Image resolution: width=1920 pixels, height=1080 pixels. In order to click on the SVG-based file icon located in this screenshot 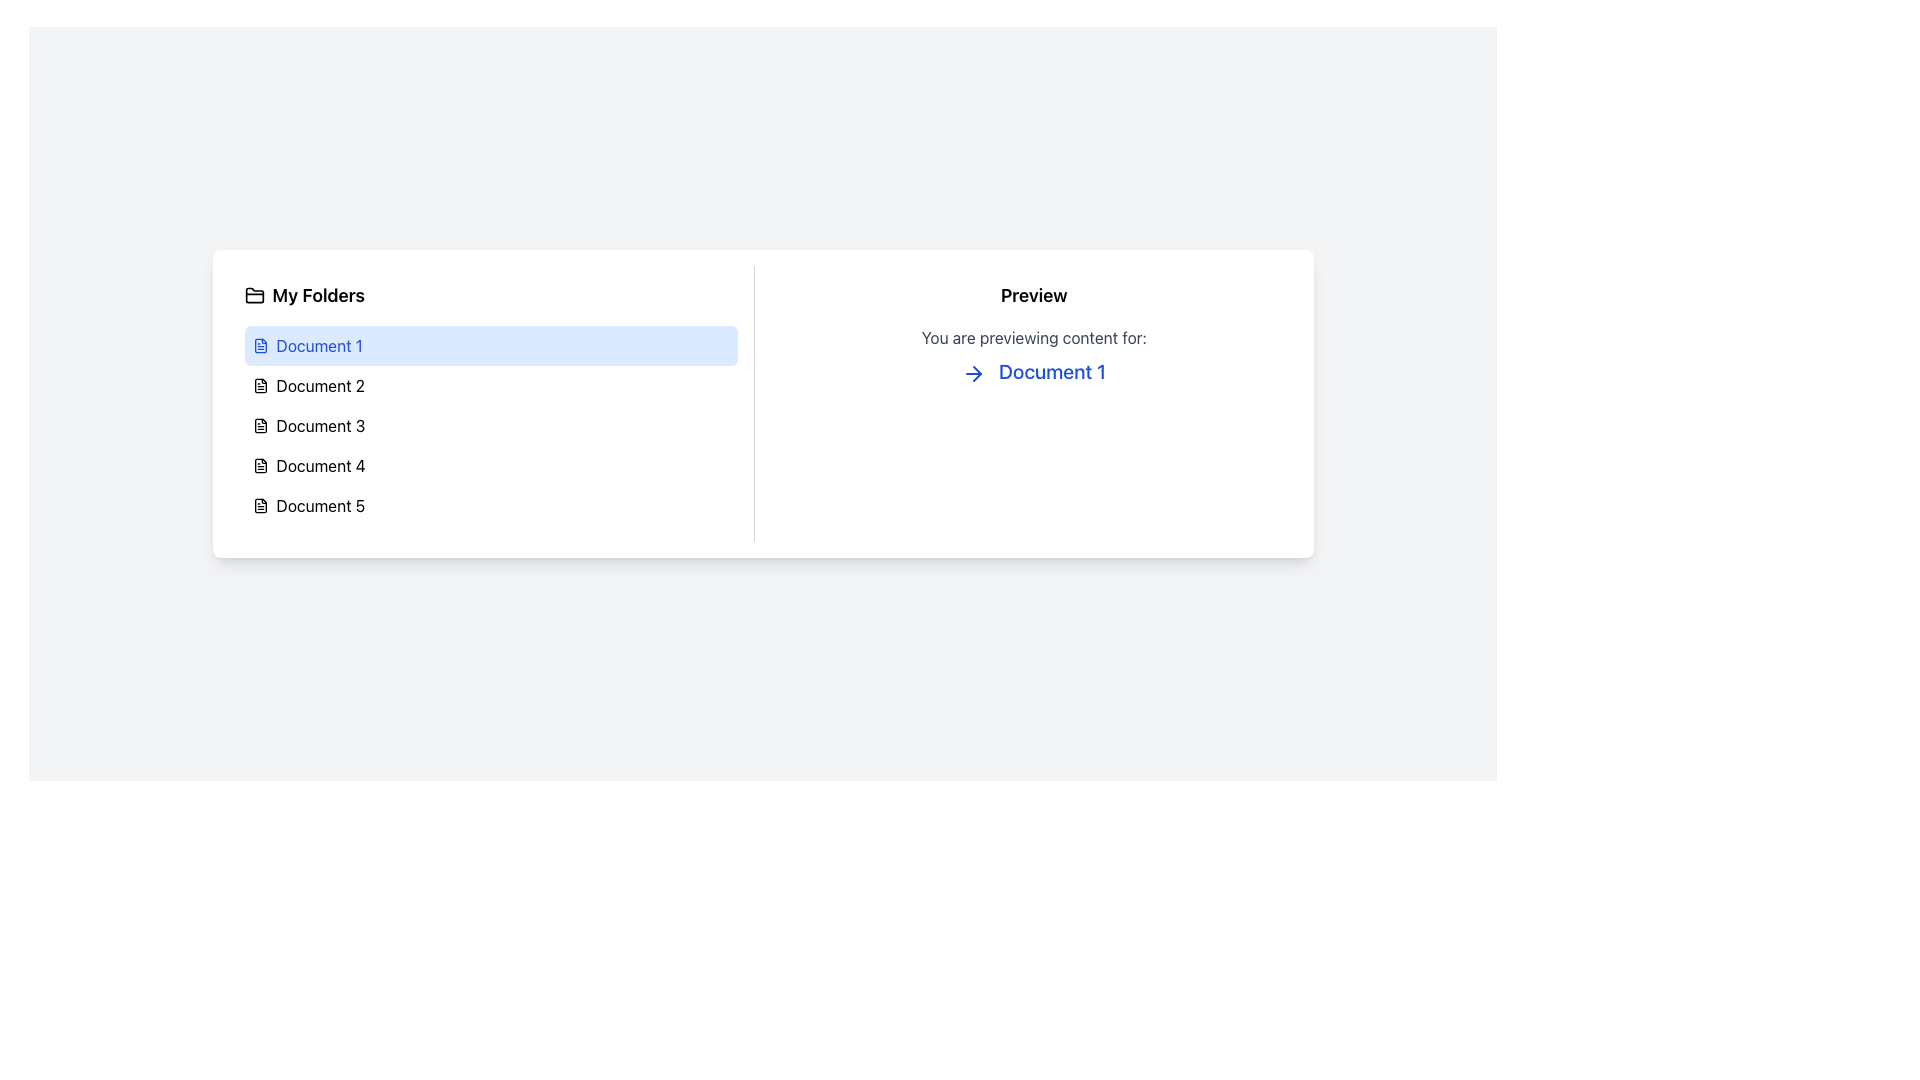, I will do `click(259, 345)`.